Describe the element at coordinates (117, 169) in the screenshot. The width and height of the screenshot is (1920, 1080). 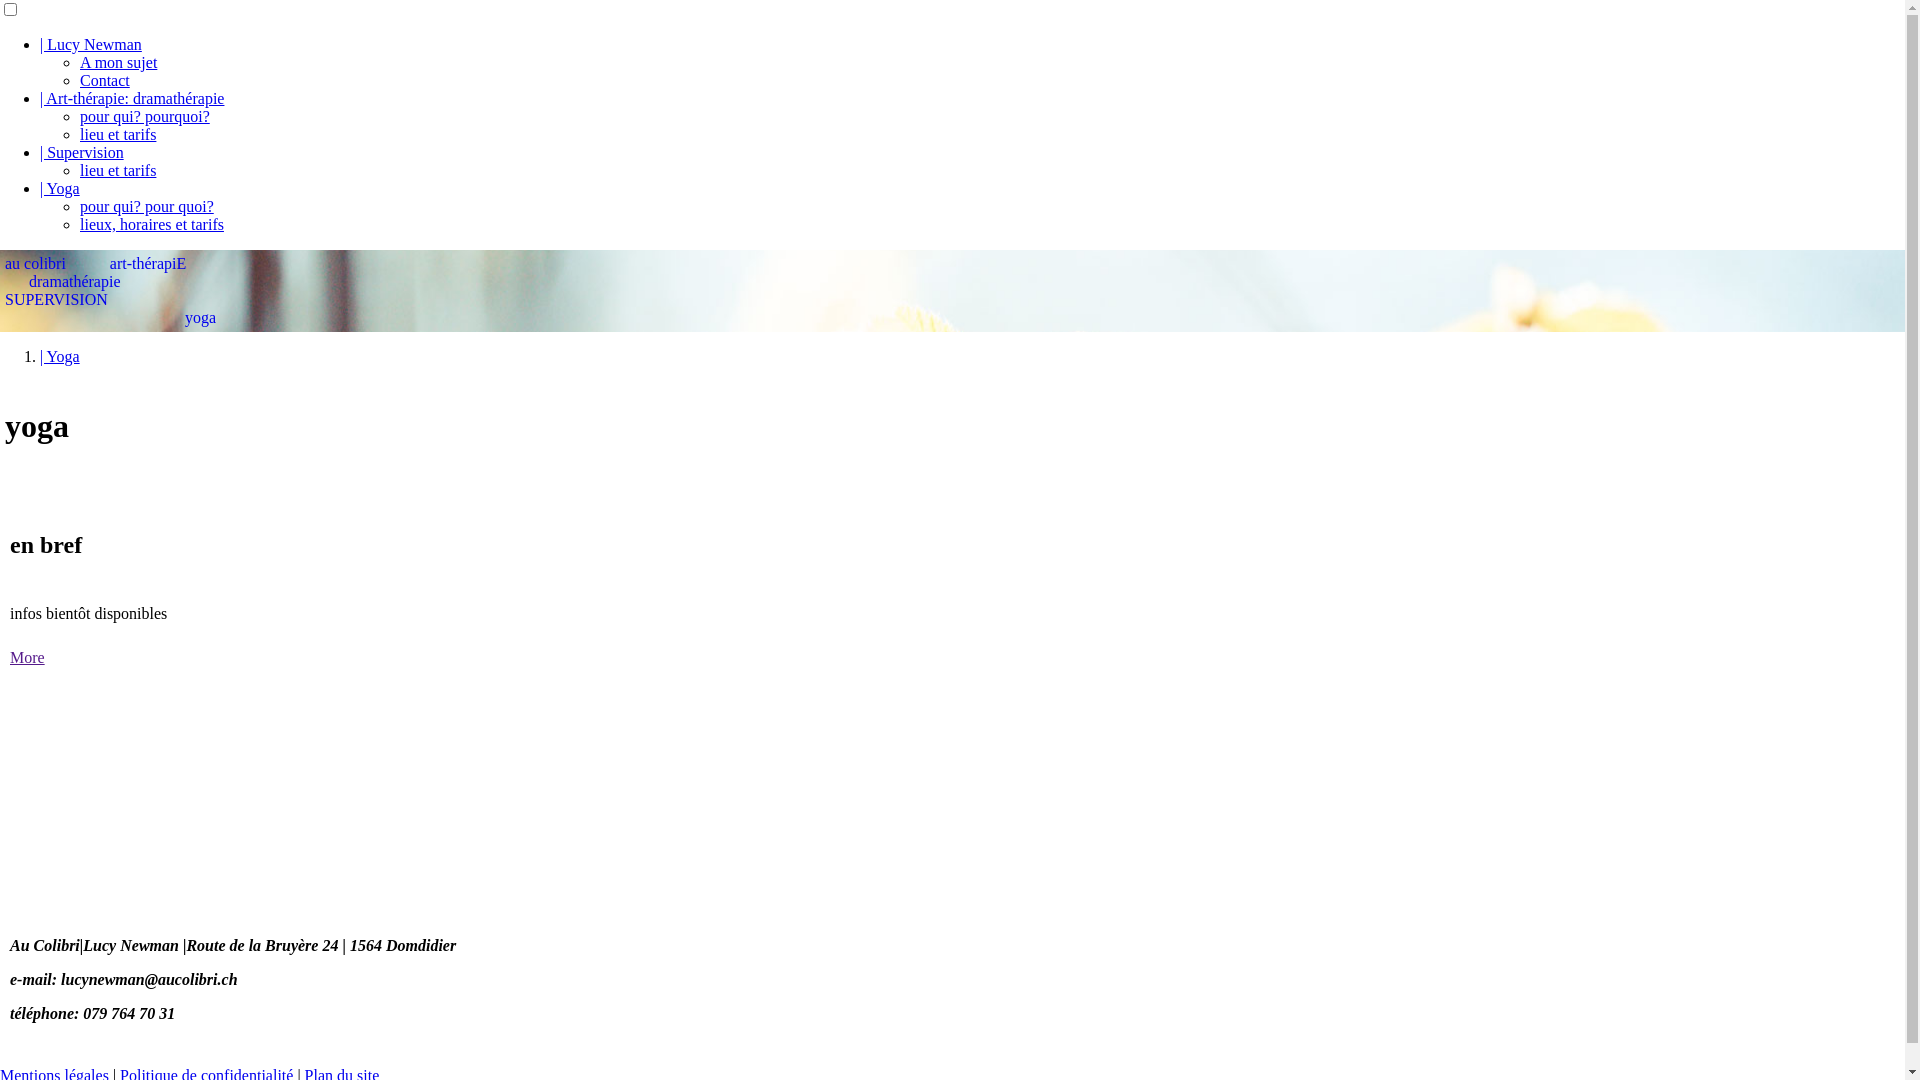
I see `'lieu et tarifs'` at that location.